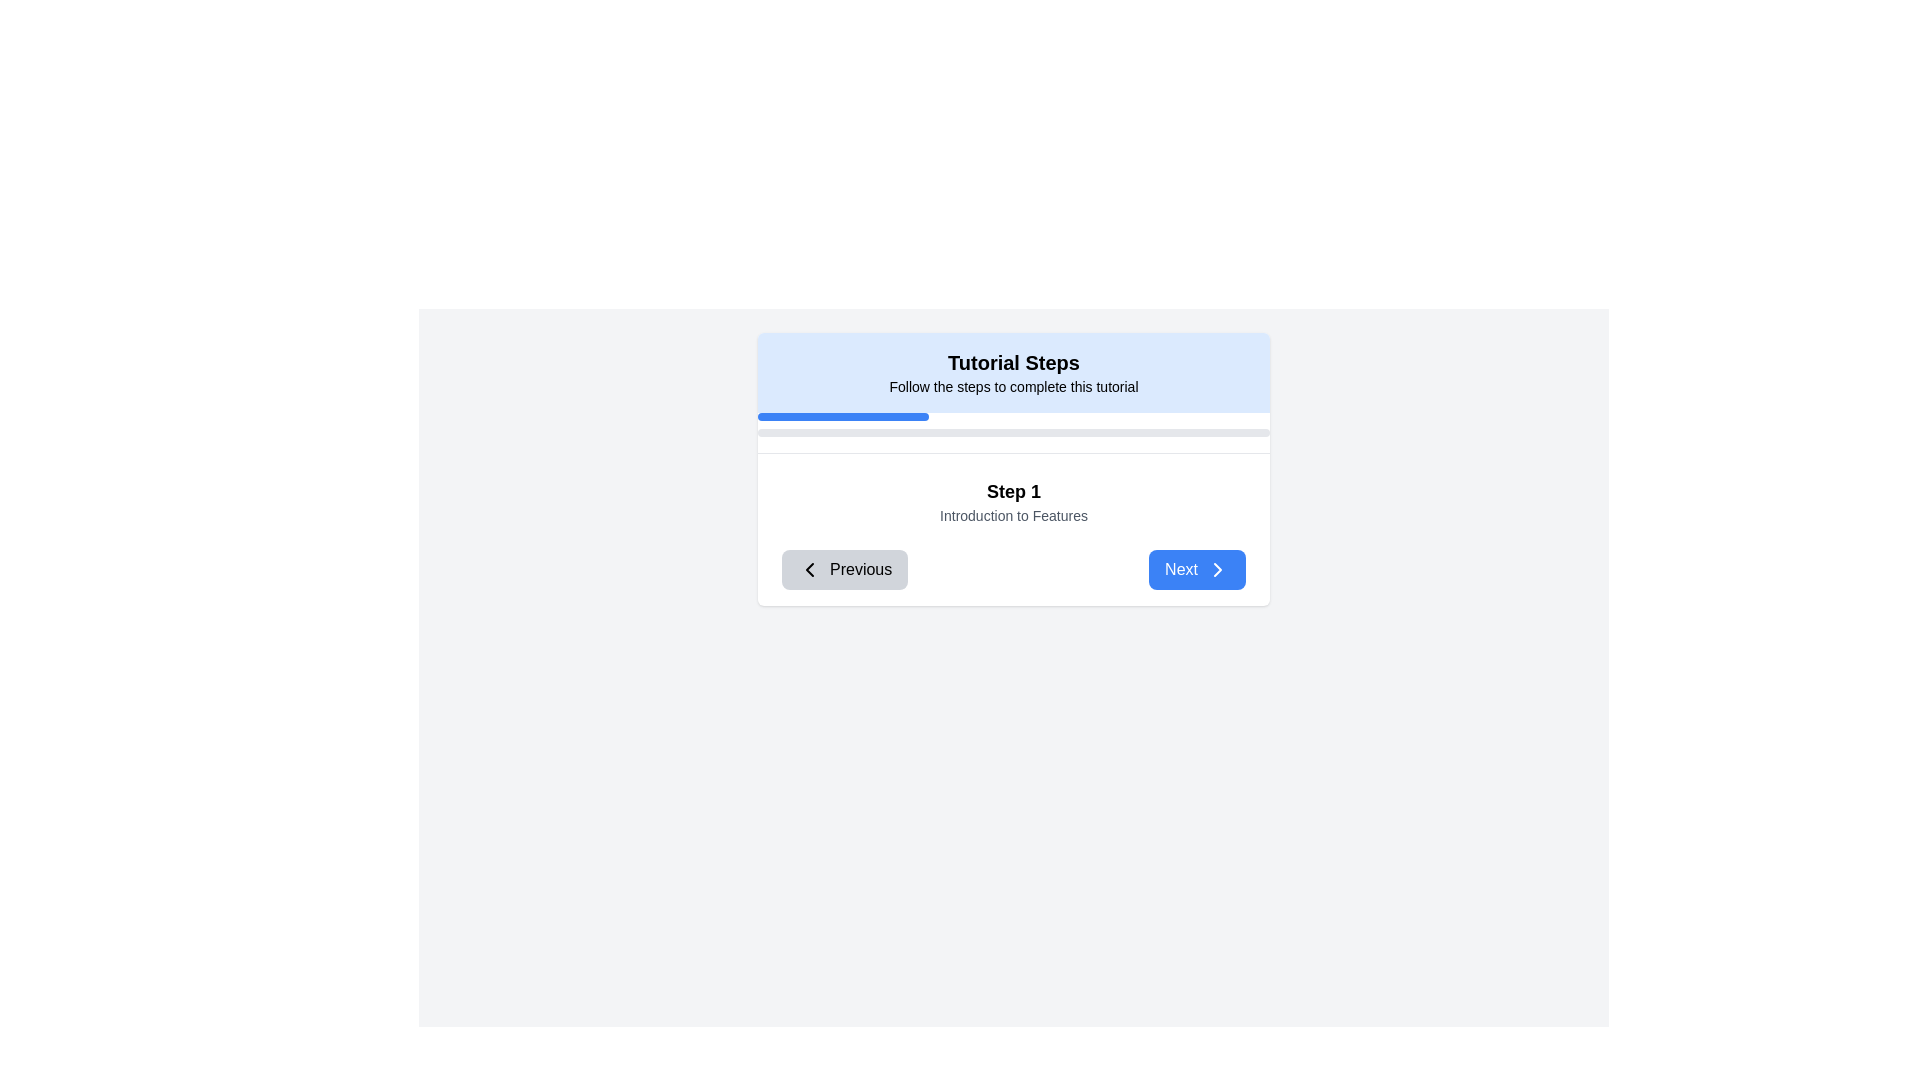  Describe the element at coordinates (998, 431) in the screenshot. I see `the progress bar completion` at that location.